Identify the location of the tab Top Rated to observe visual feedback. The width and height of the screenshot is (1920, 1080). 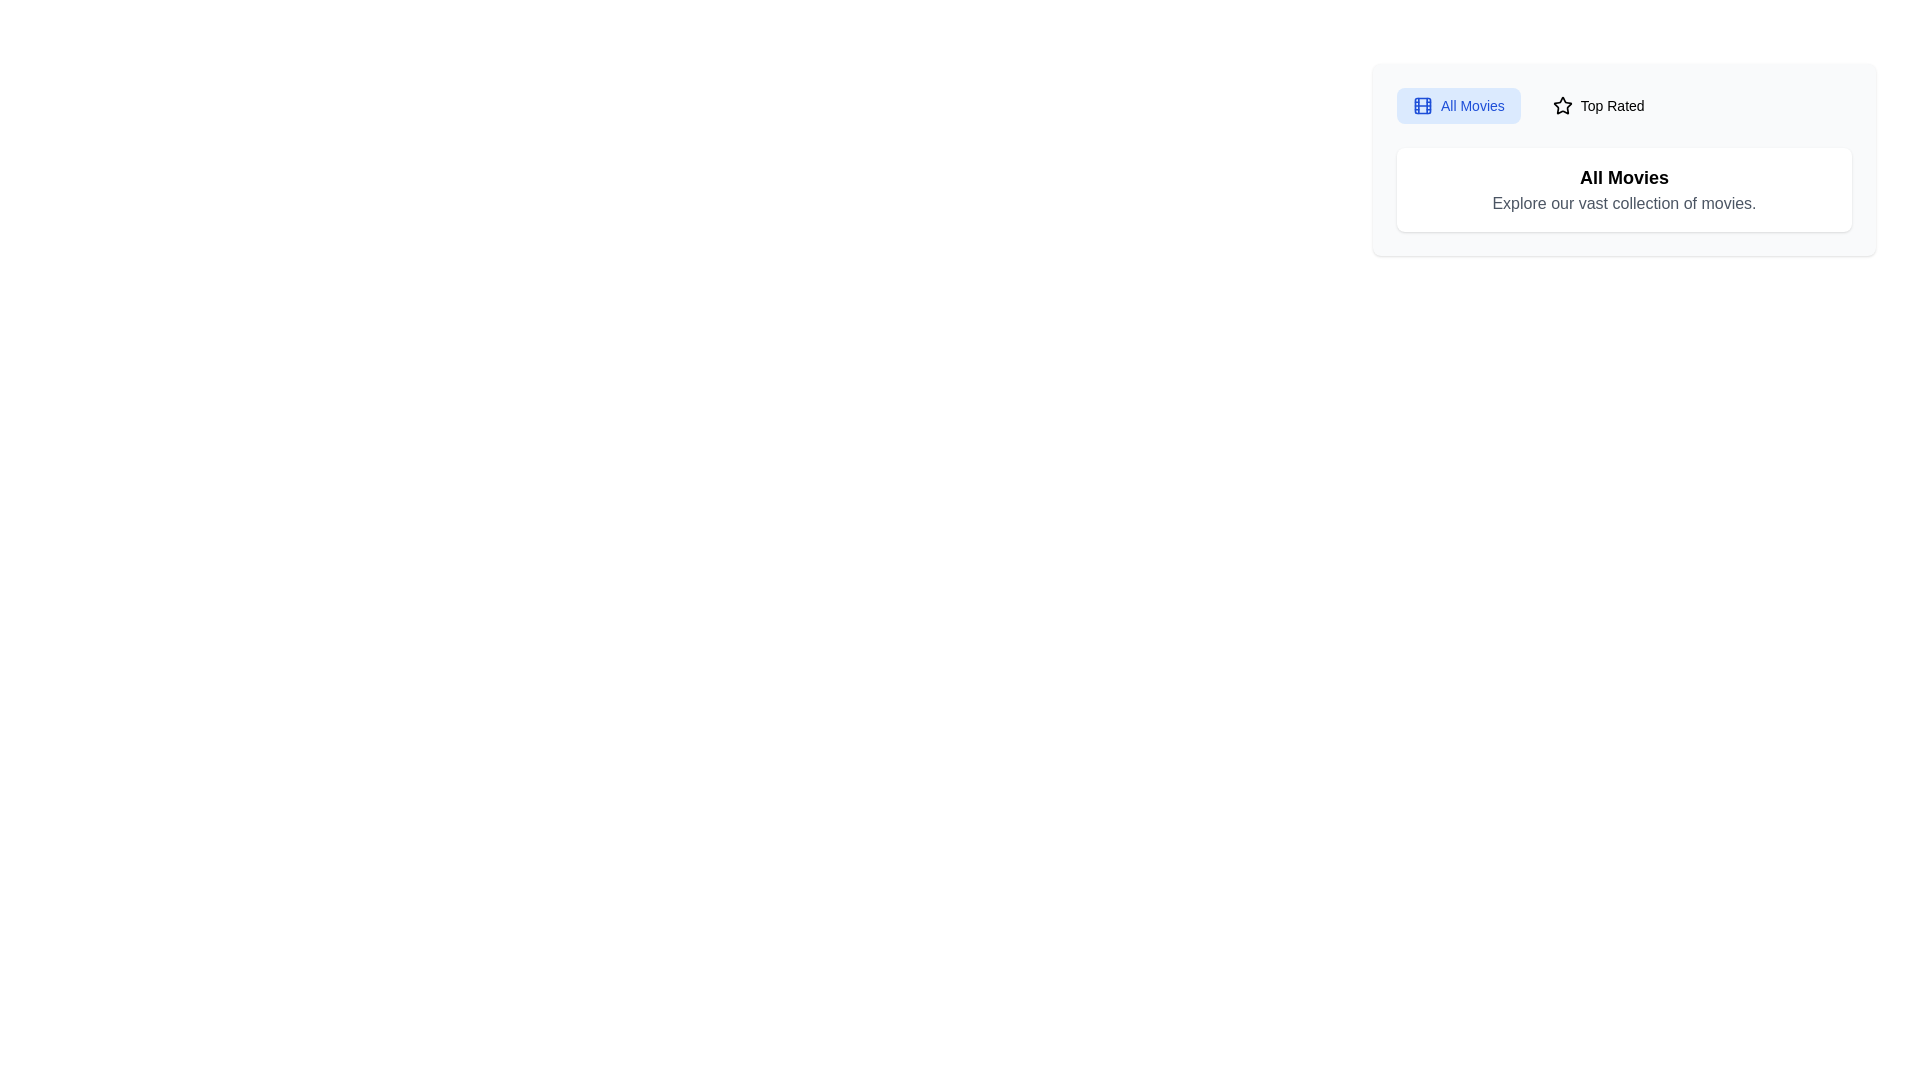
(1597, 105).